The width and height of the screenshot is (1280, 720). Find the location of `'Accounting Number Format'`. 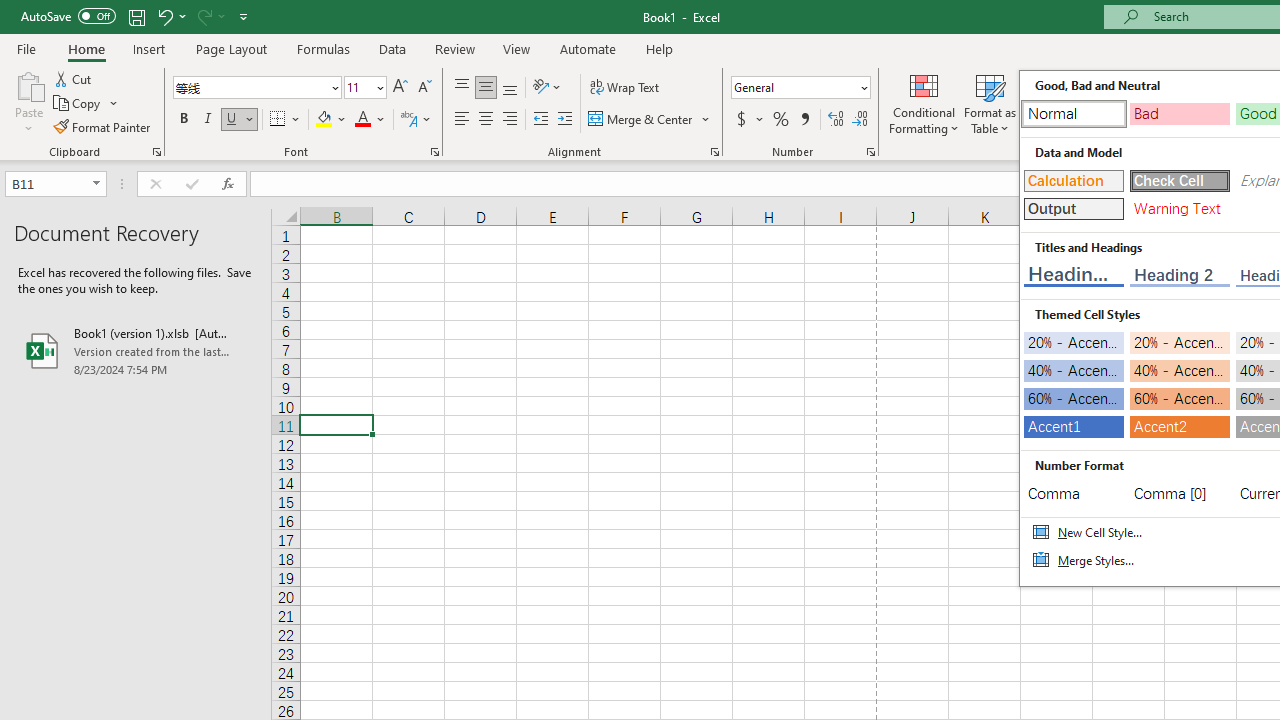

'Accounting Number Format' is located at coordinates (748, 119).